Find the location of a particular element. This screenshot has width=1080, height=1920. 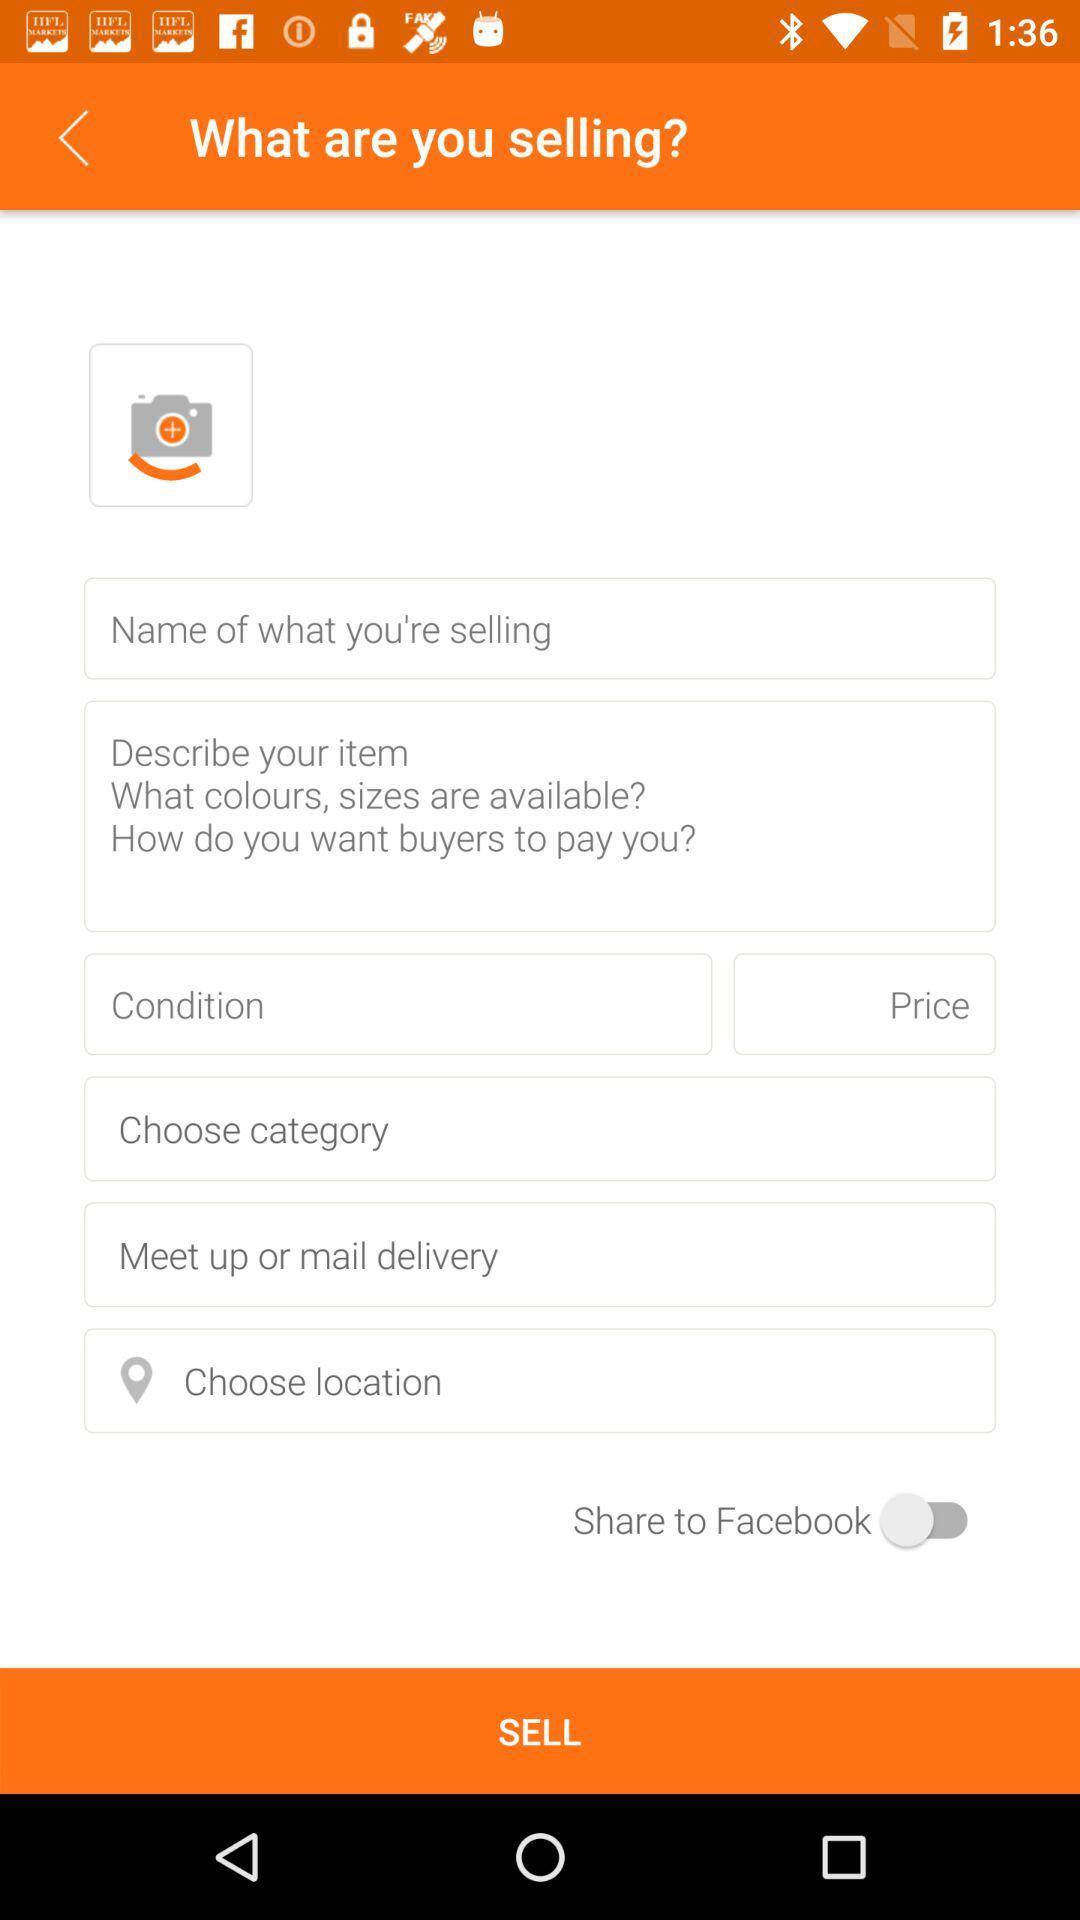

describe your item is located at coordinates (540, 816).